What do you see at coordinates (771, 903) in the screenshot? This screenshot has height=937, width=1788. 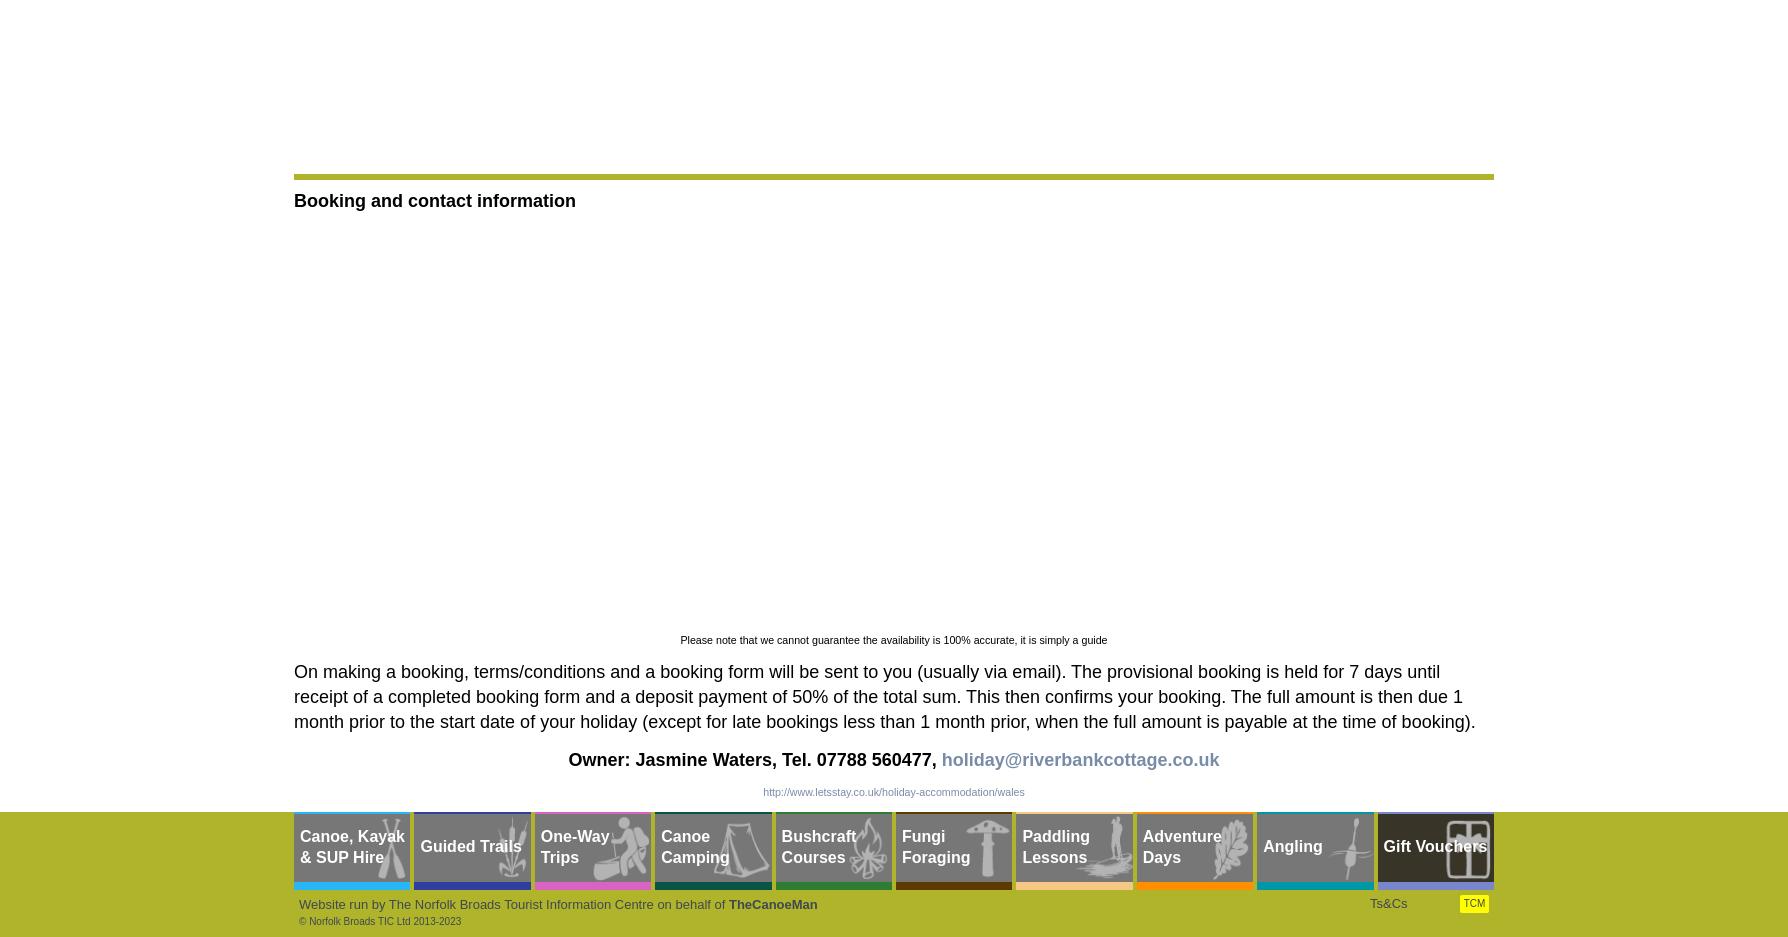 I see `'TheCanoeMan'` at bounding box center [771, 903].